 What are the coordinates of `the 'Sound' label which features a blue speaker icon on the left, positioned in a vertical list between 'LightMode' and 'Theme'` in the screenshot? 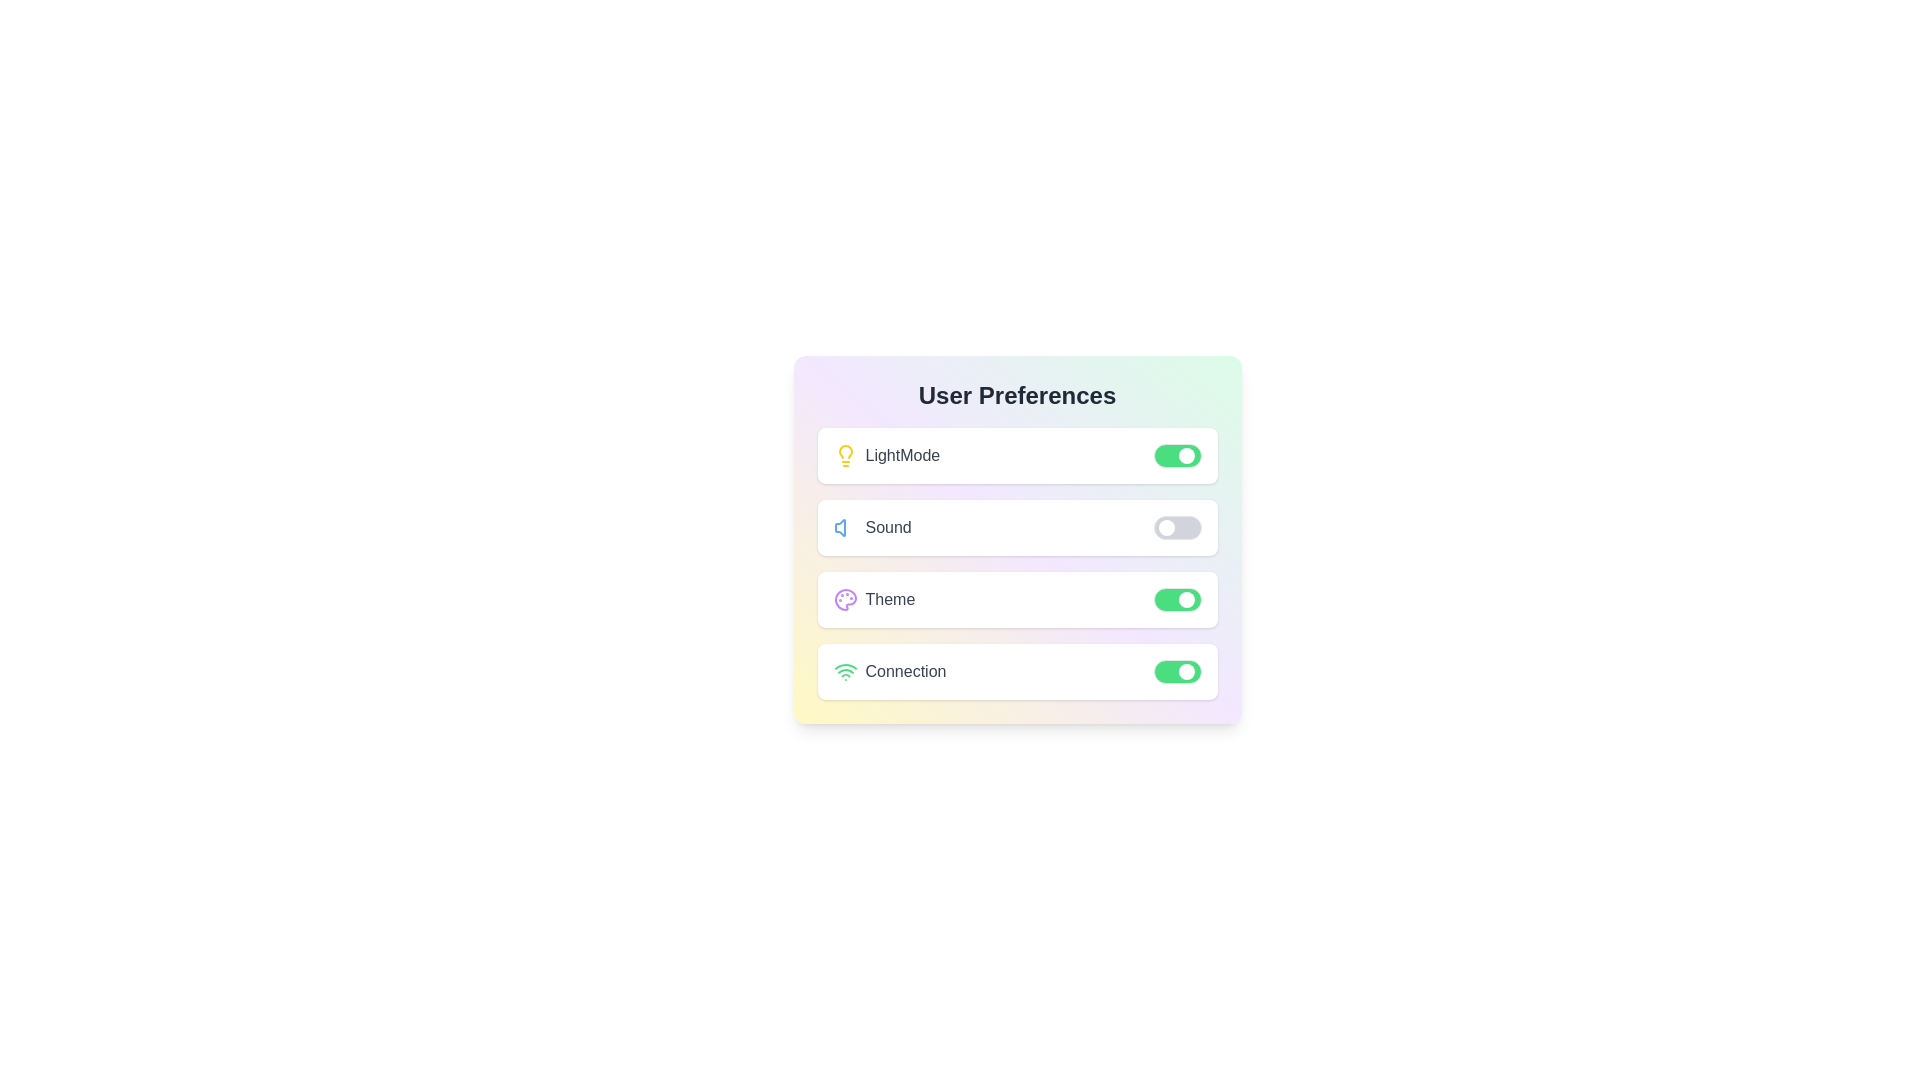 It's located at (872, 527).